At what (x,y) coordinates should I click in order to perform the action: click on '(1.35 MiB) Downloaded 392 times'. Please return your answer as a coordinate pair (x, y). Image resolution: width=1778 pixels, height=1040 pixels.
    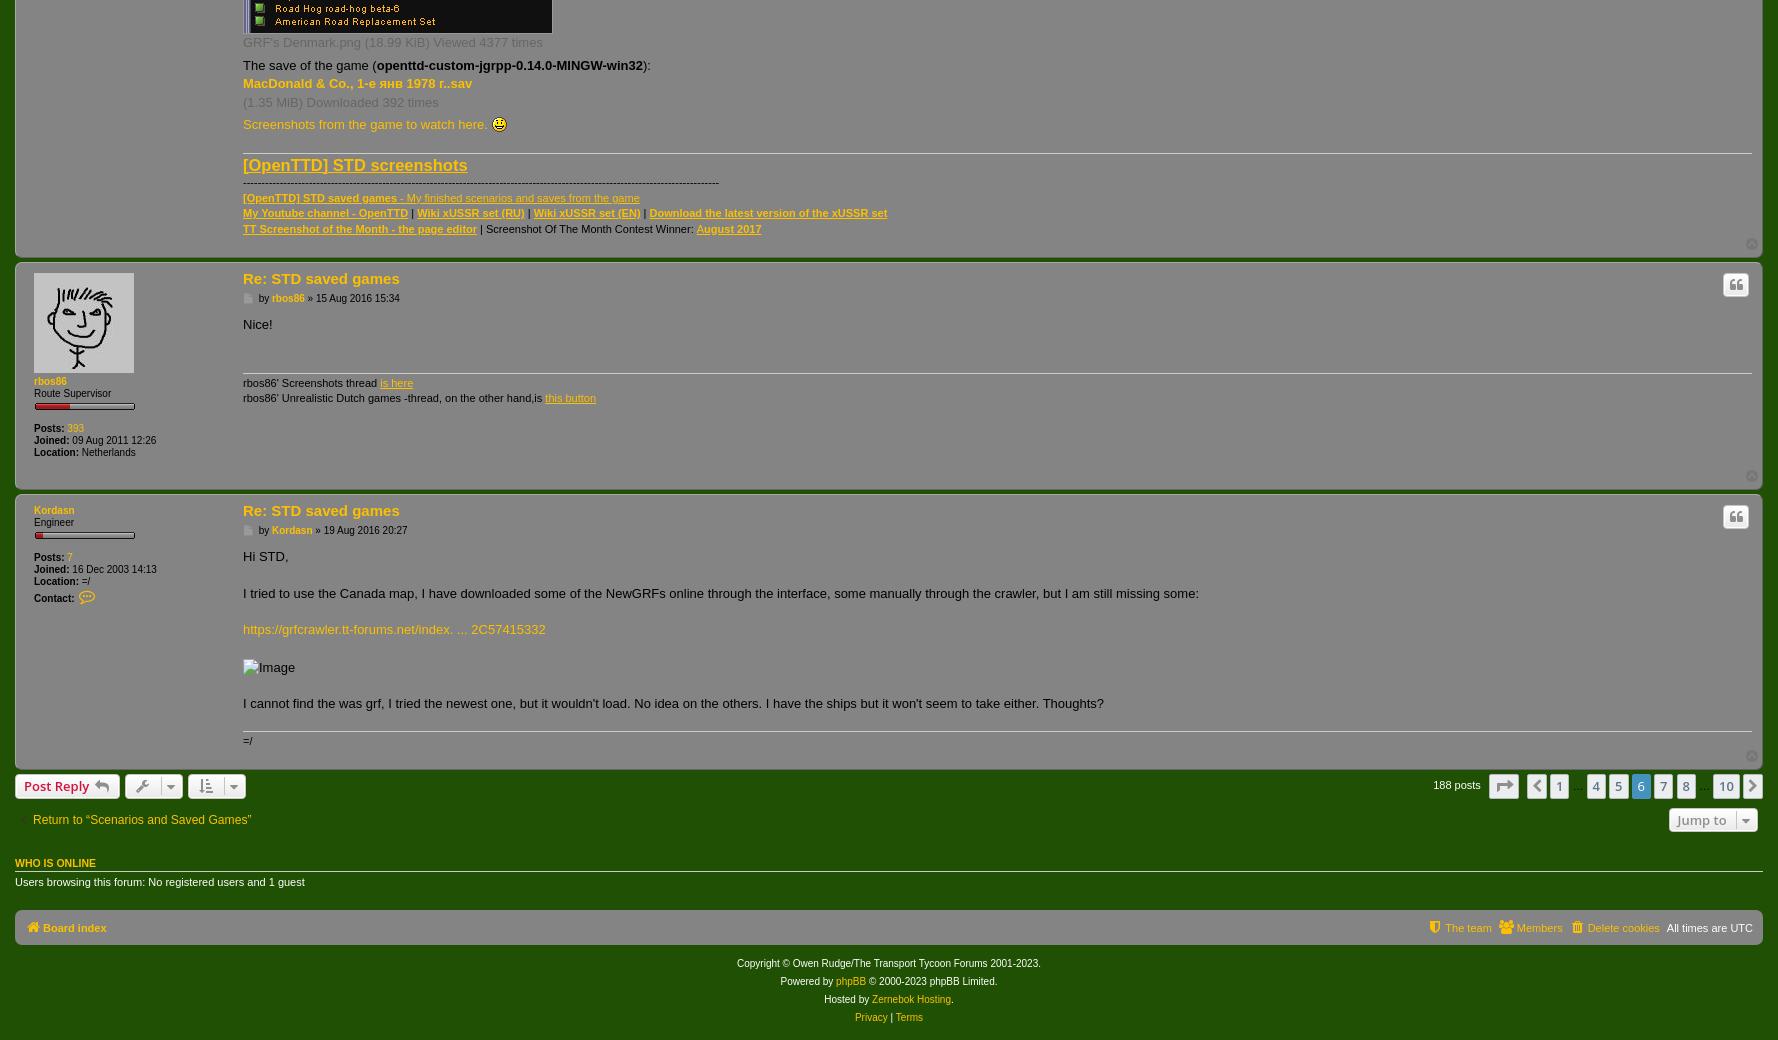
    Looking at the image, I should click on (242, 100).